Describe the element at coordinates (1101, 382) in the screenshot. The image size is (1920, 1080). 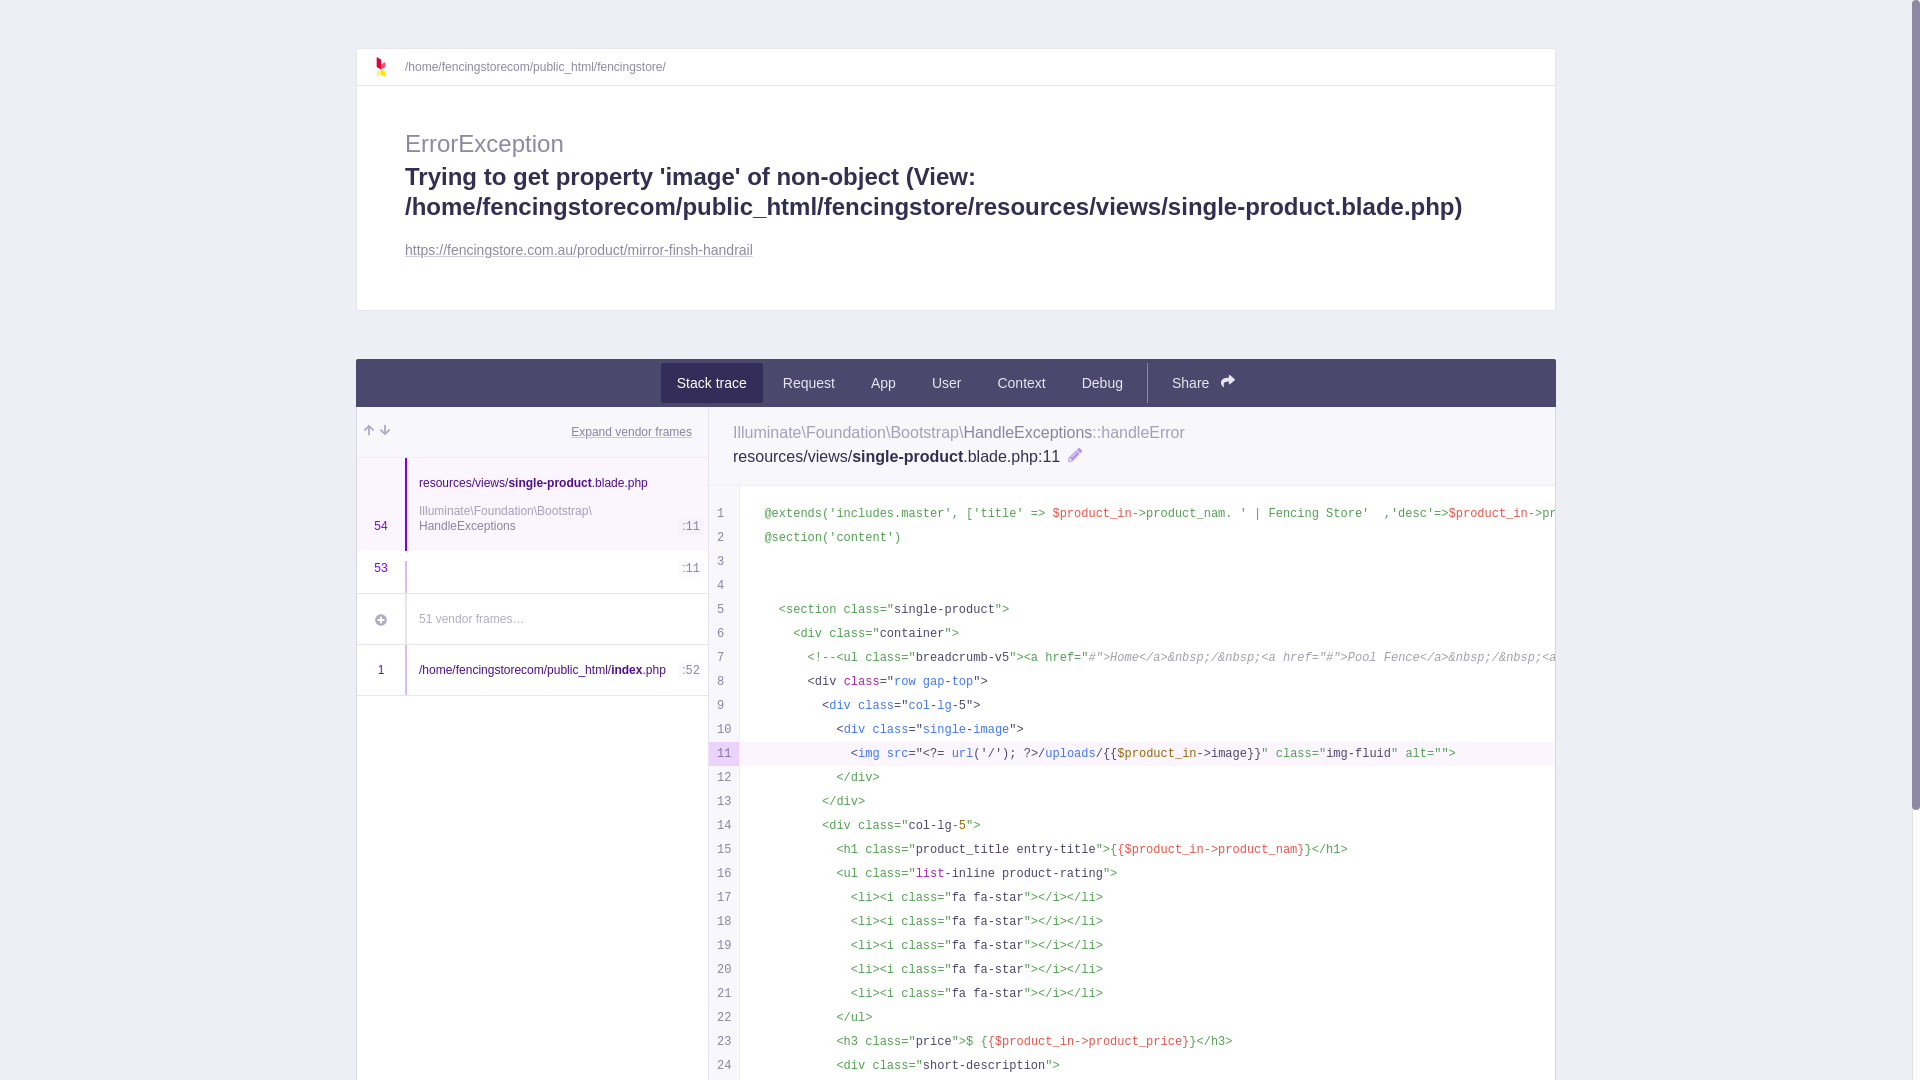
I see `'Debug'` at that location.